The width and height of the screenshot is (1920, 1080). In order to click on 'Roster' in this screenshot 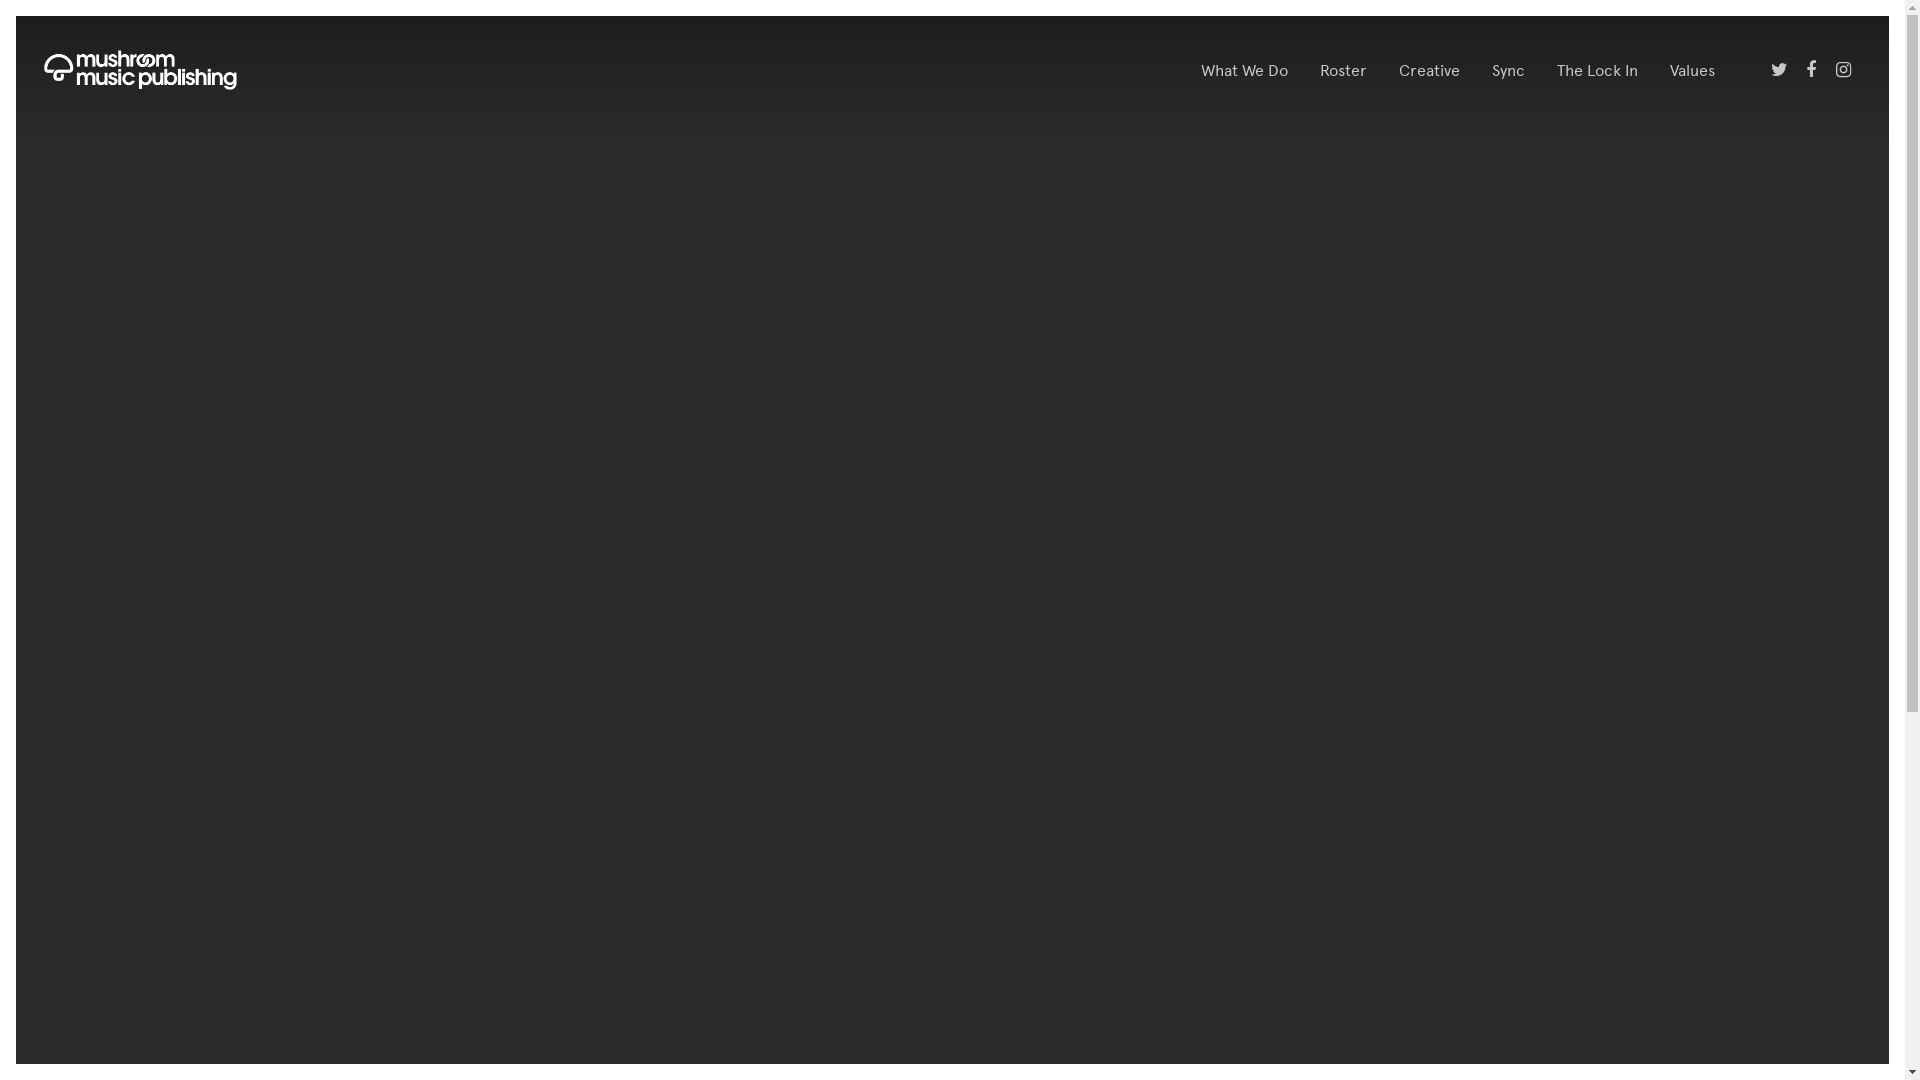, I will do `click(1343, 68)`.